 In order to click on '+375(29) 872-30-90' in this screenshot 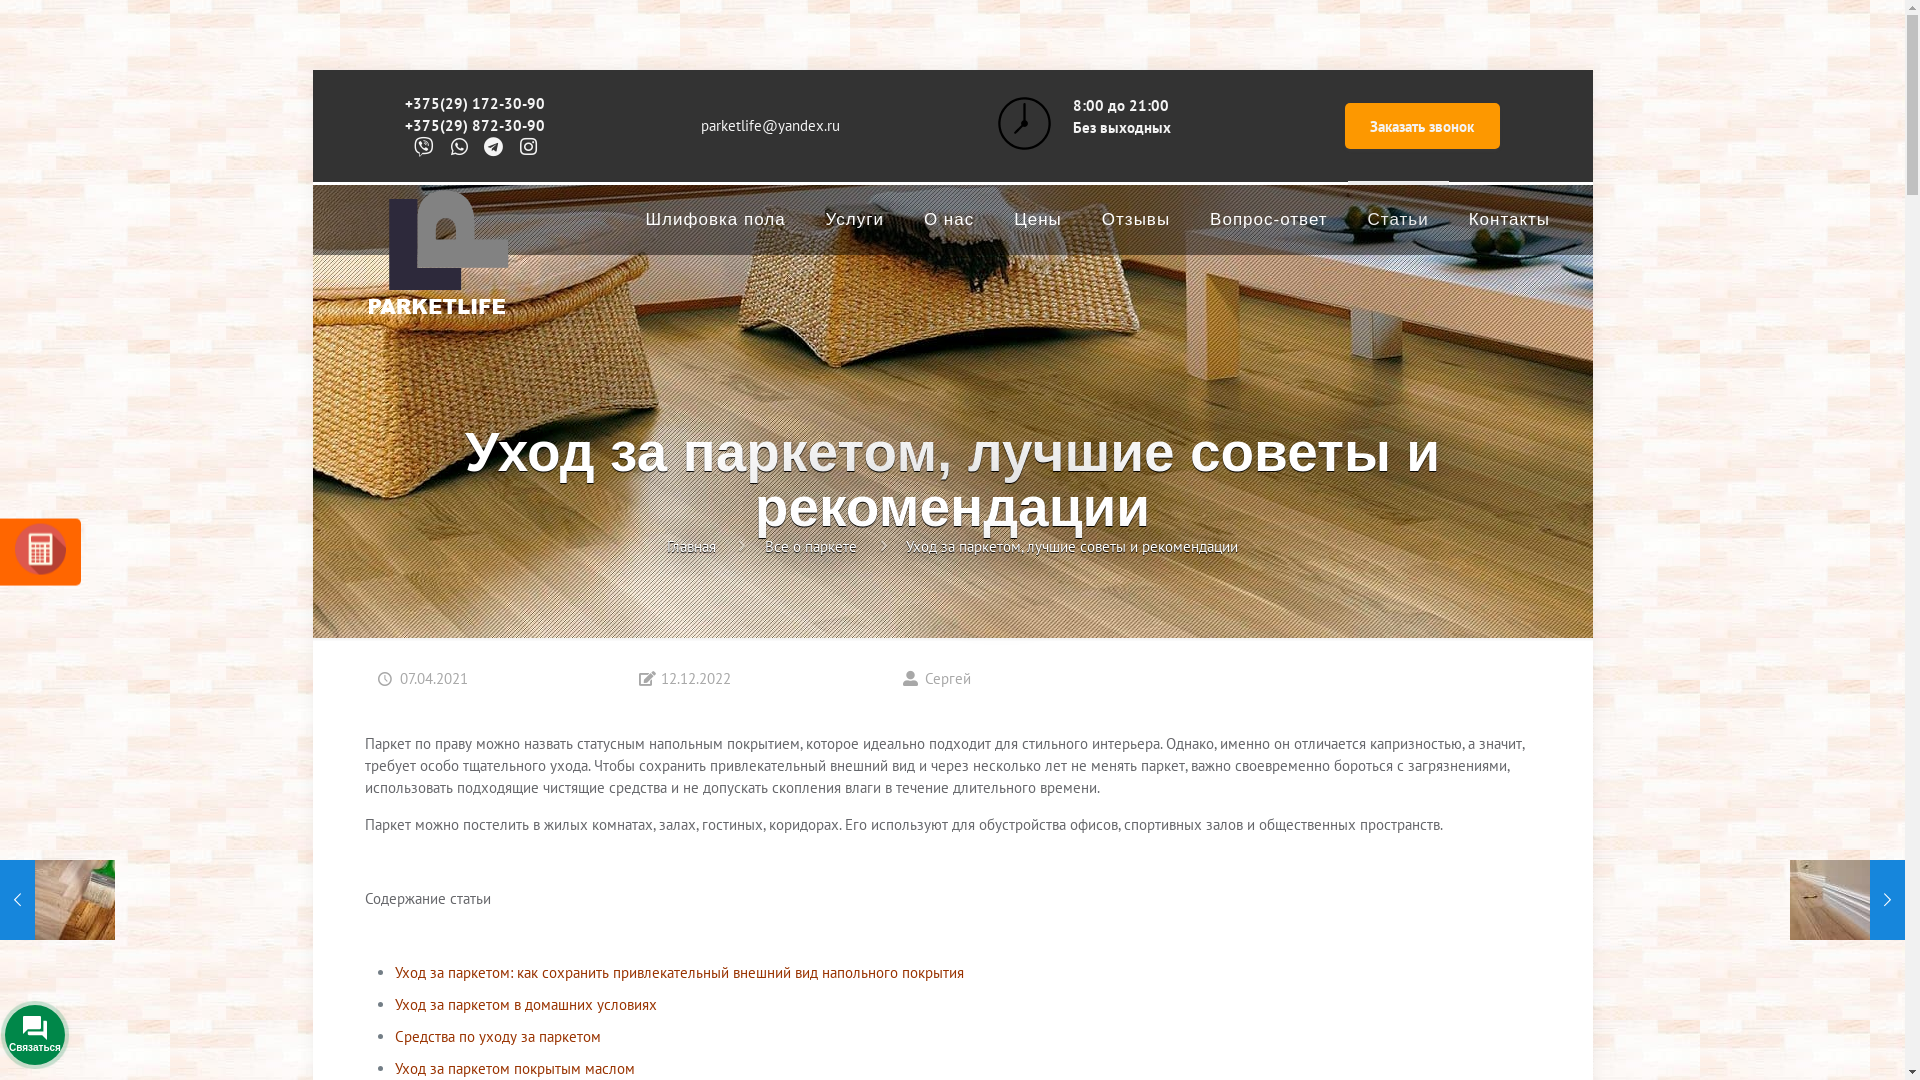, I will do `click(403, 125)`.